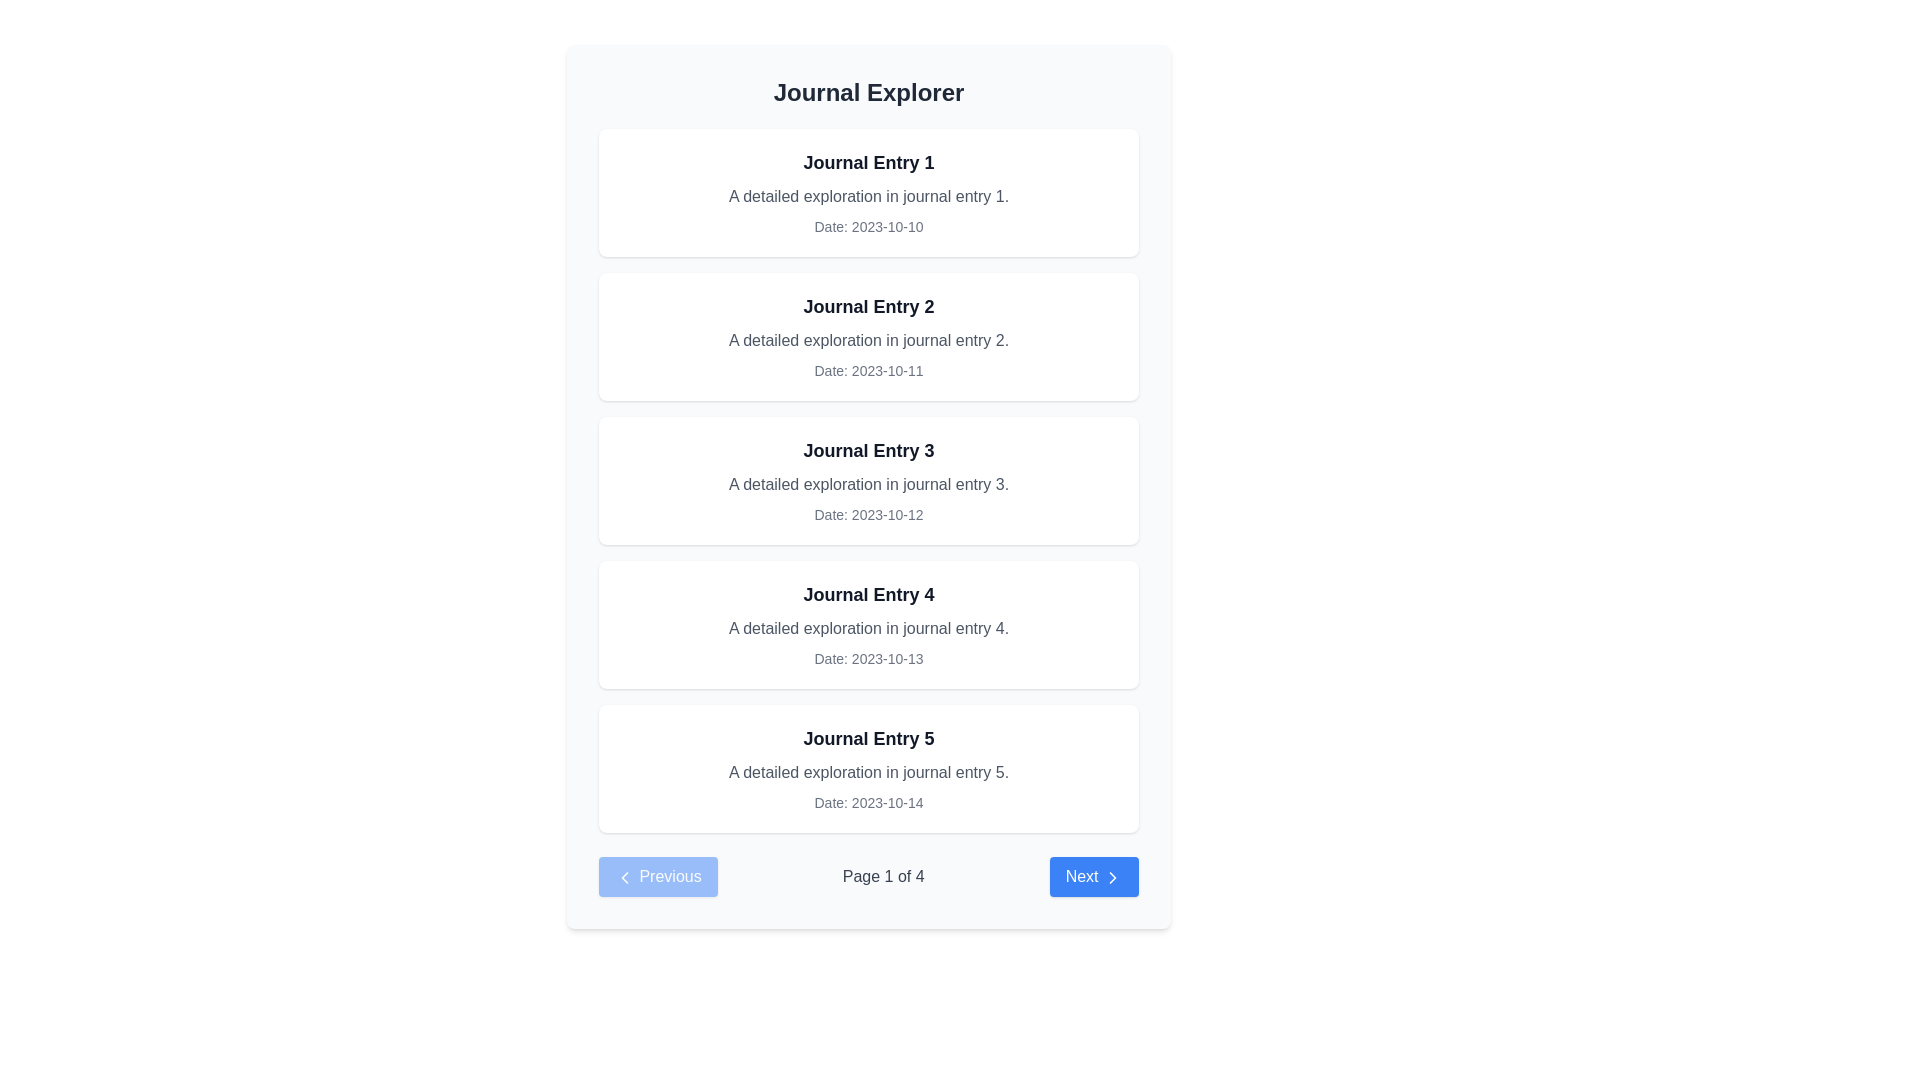 The image size is (1920, 1080). What do you see at coordinates (868, 767) in the screenshot?
I see `the fifth journal entry card at the bottom of the list` at bounding box center [868, 767].